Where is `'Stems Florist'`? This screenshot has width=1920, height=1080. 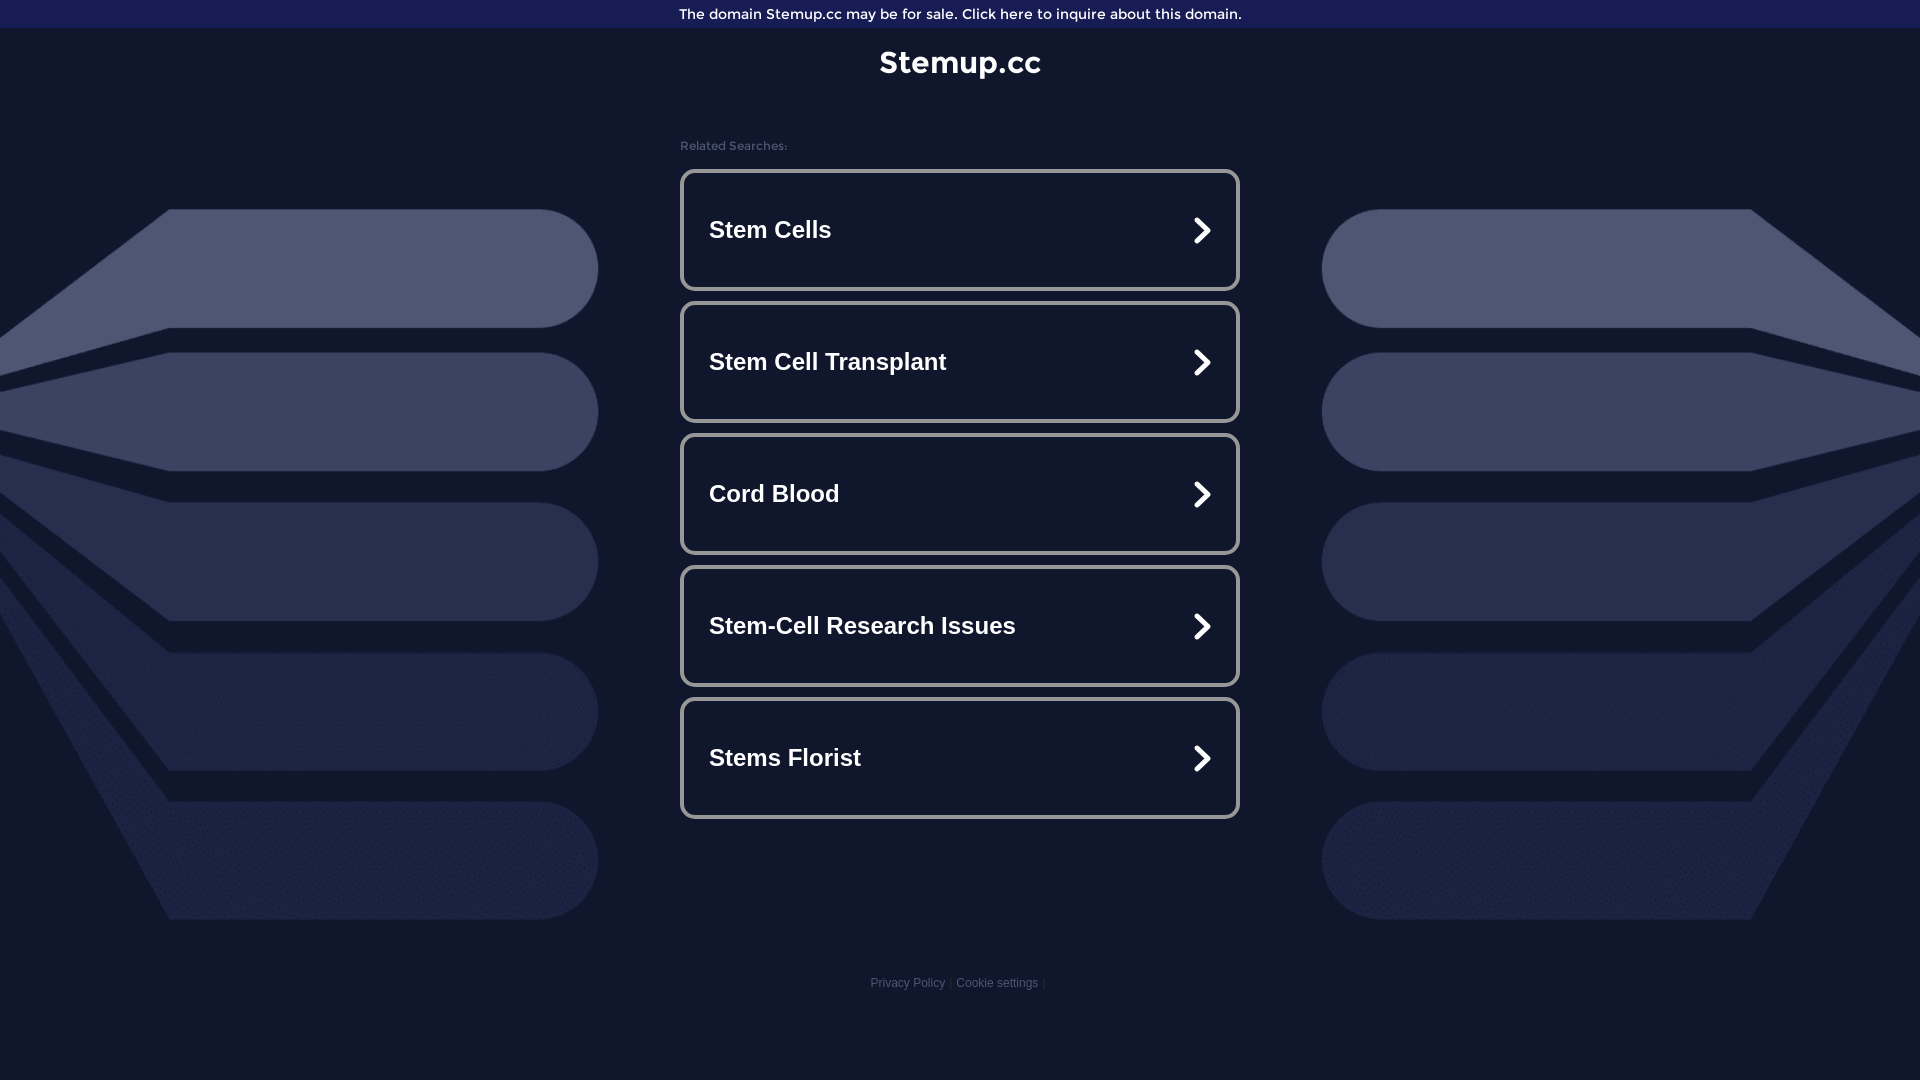
'Stems Florist' is located at coordinates (960, 758).